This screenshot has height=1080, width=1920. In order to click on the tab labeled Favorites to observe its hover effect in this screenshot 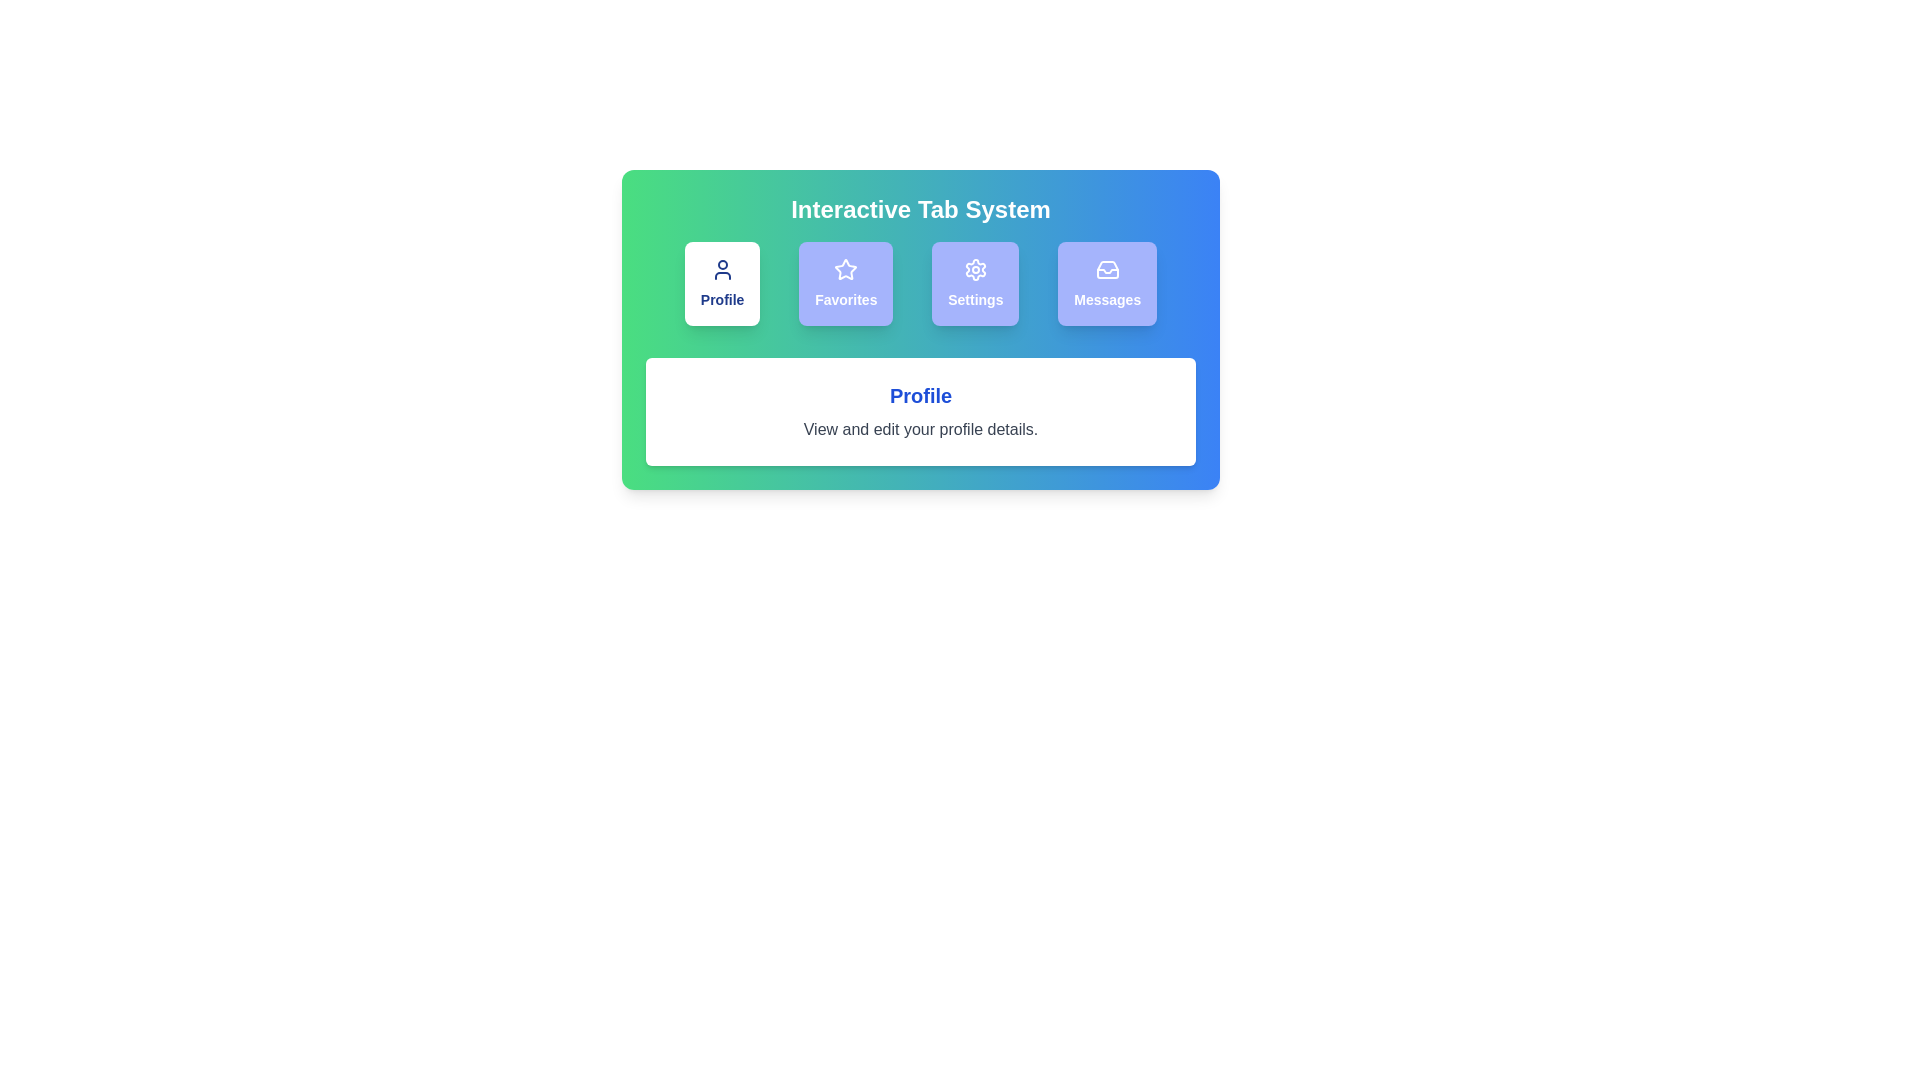, I will do `click(846, 284)`.